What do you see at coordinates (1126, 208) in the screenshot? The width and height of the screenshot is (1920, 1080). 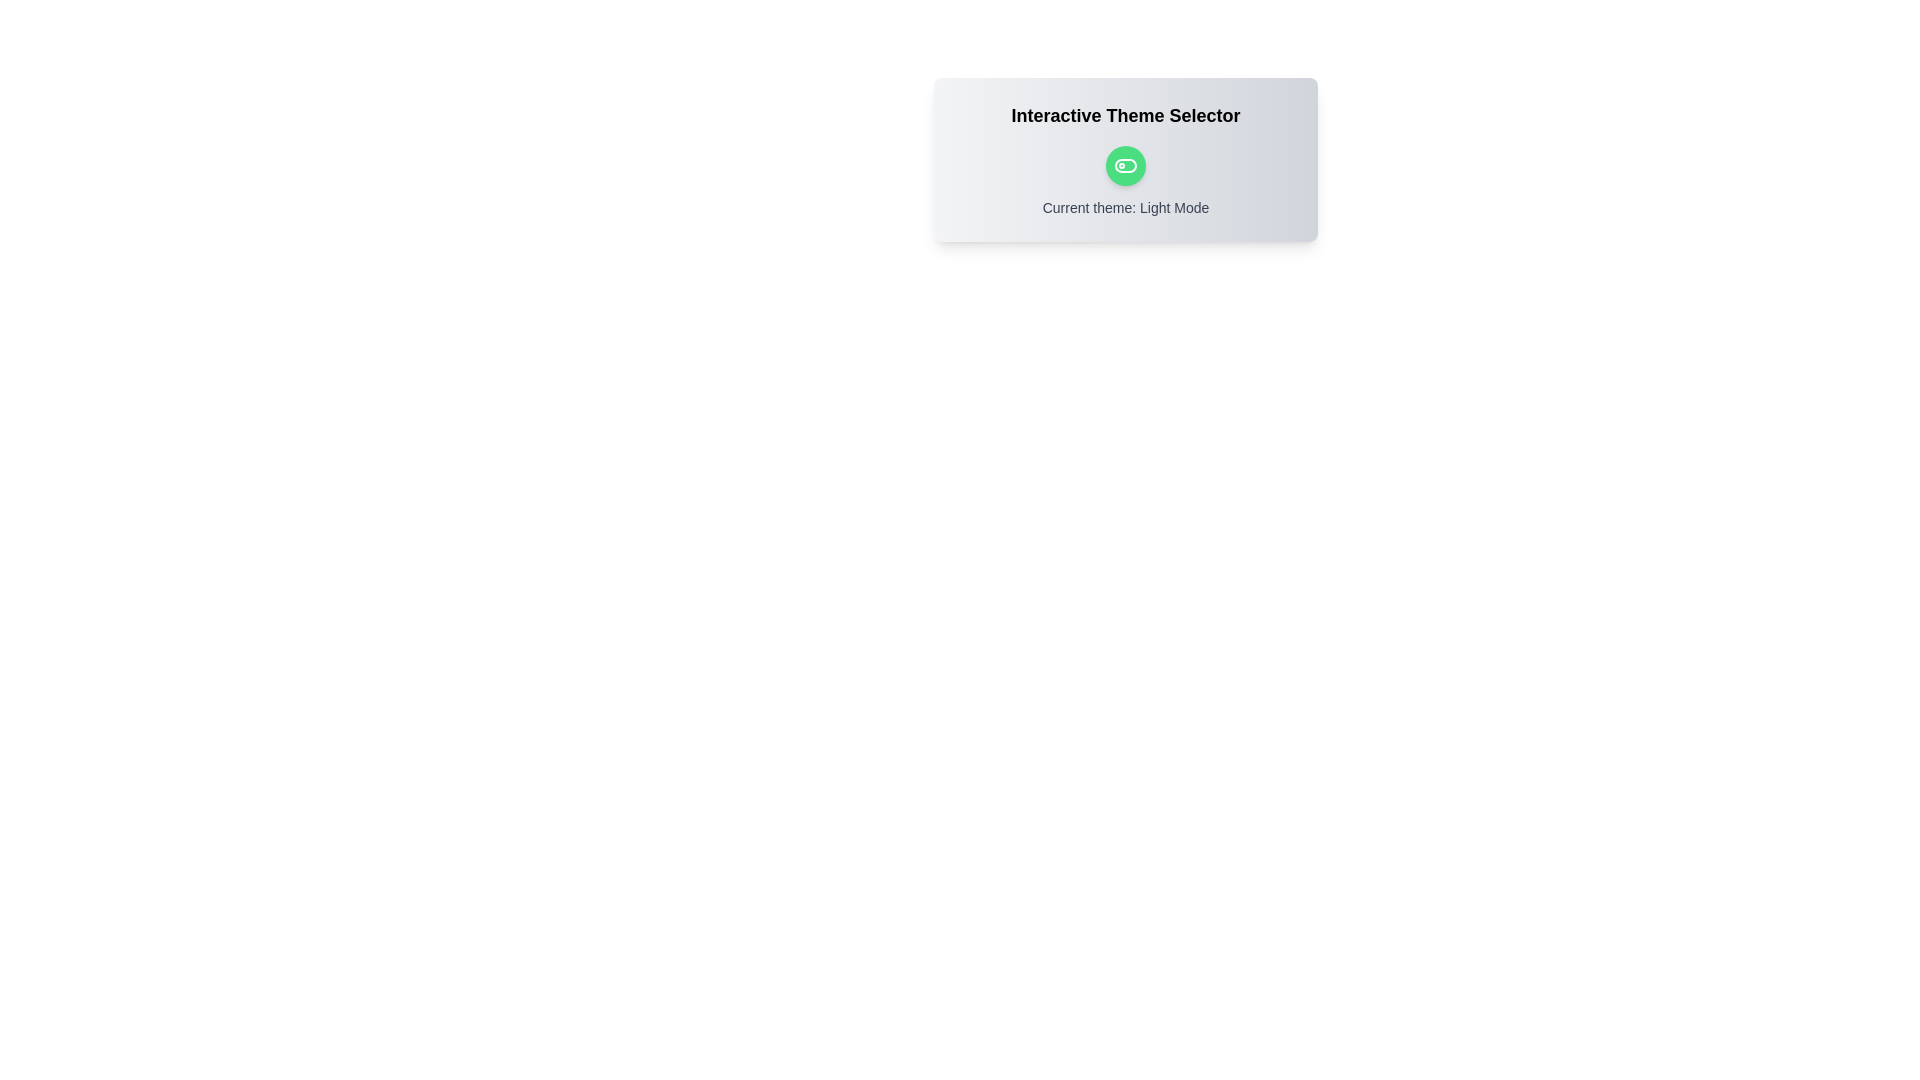 I see `the second text label that informs the user about the currently applied theme setting, located below 'Interactive Theme Selector' and adjacent to the toggle switch` at bounding box center [1126, 208].